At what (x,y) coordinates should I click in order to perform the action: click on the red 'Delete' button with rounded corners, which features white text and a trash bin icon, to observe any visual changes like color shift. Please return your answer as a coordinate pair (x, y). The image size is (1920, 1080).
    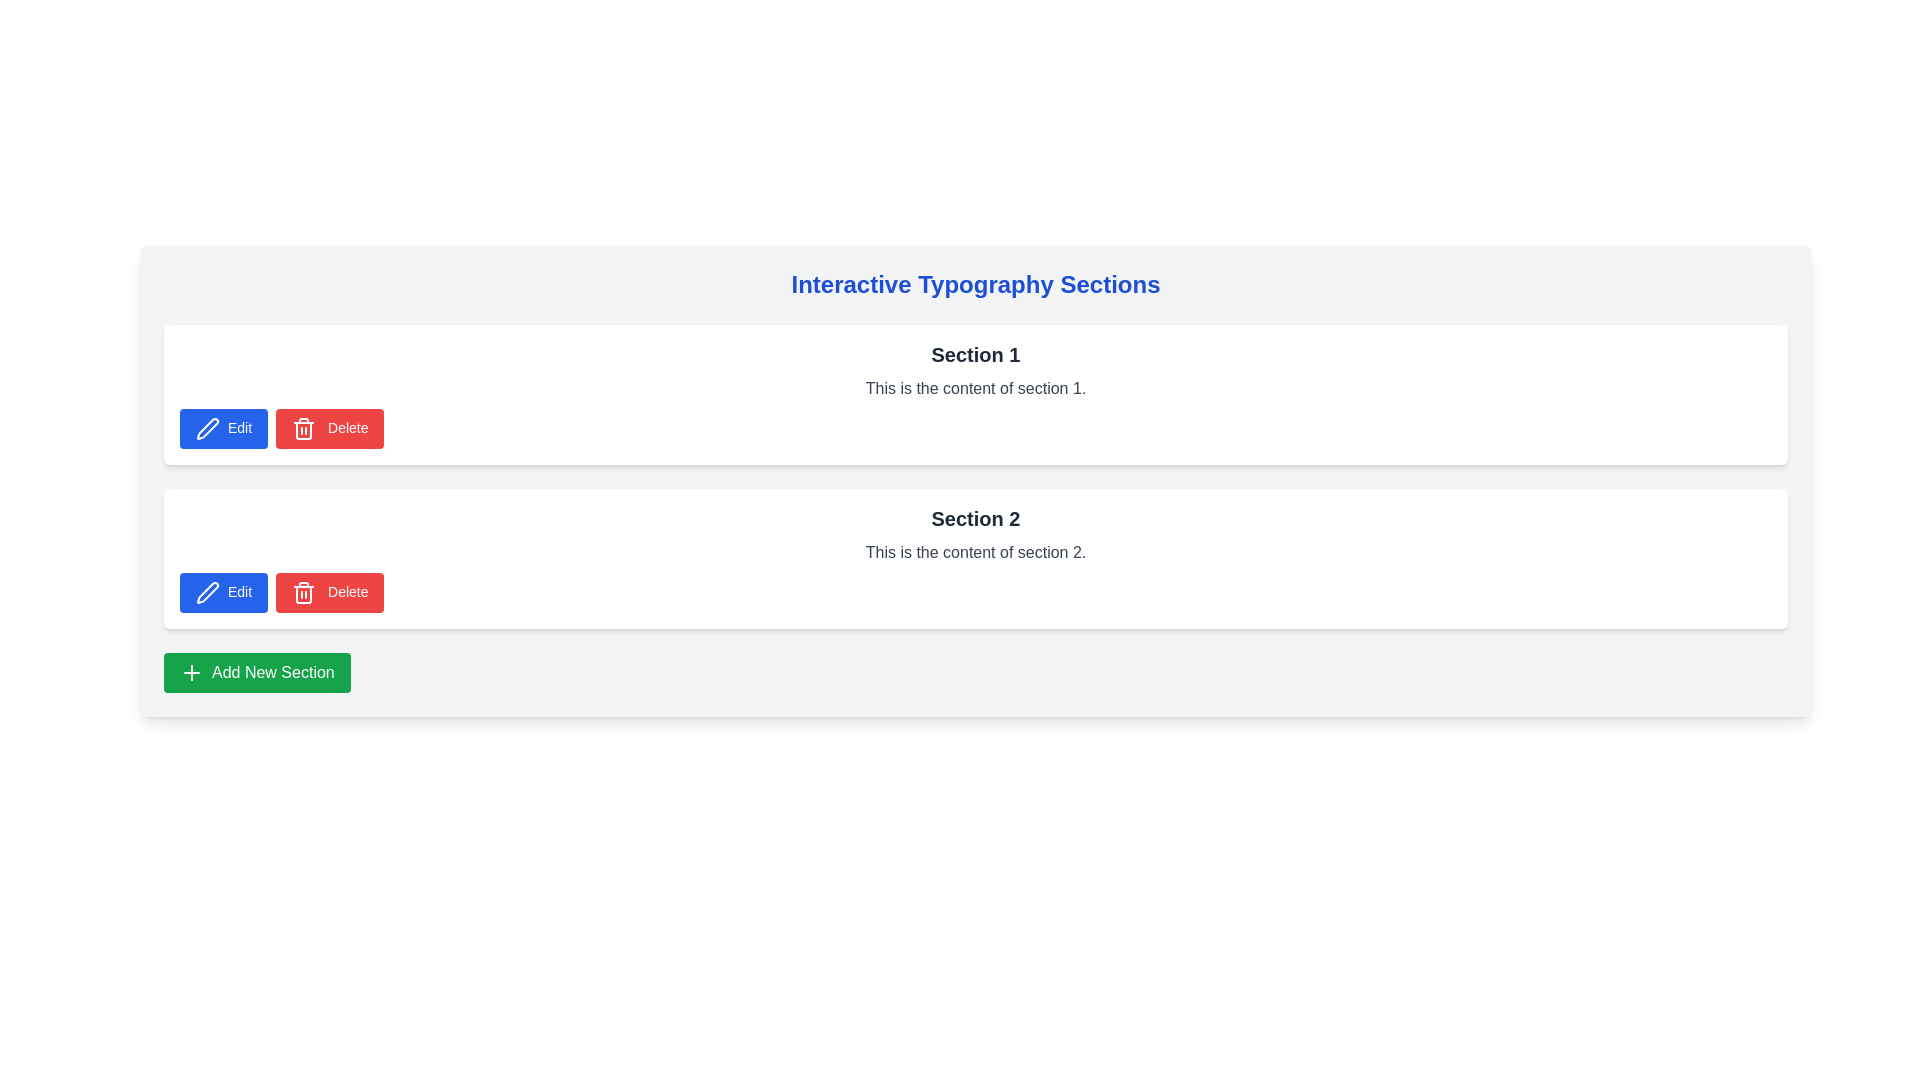
    Looking at the image, I should click on (330, 427).